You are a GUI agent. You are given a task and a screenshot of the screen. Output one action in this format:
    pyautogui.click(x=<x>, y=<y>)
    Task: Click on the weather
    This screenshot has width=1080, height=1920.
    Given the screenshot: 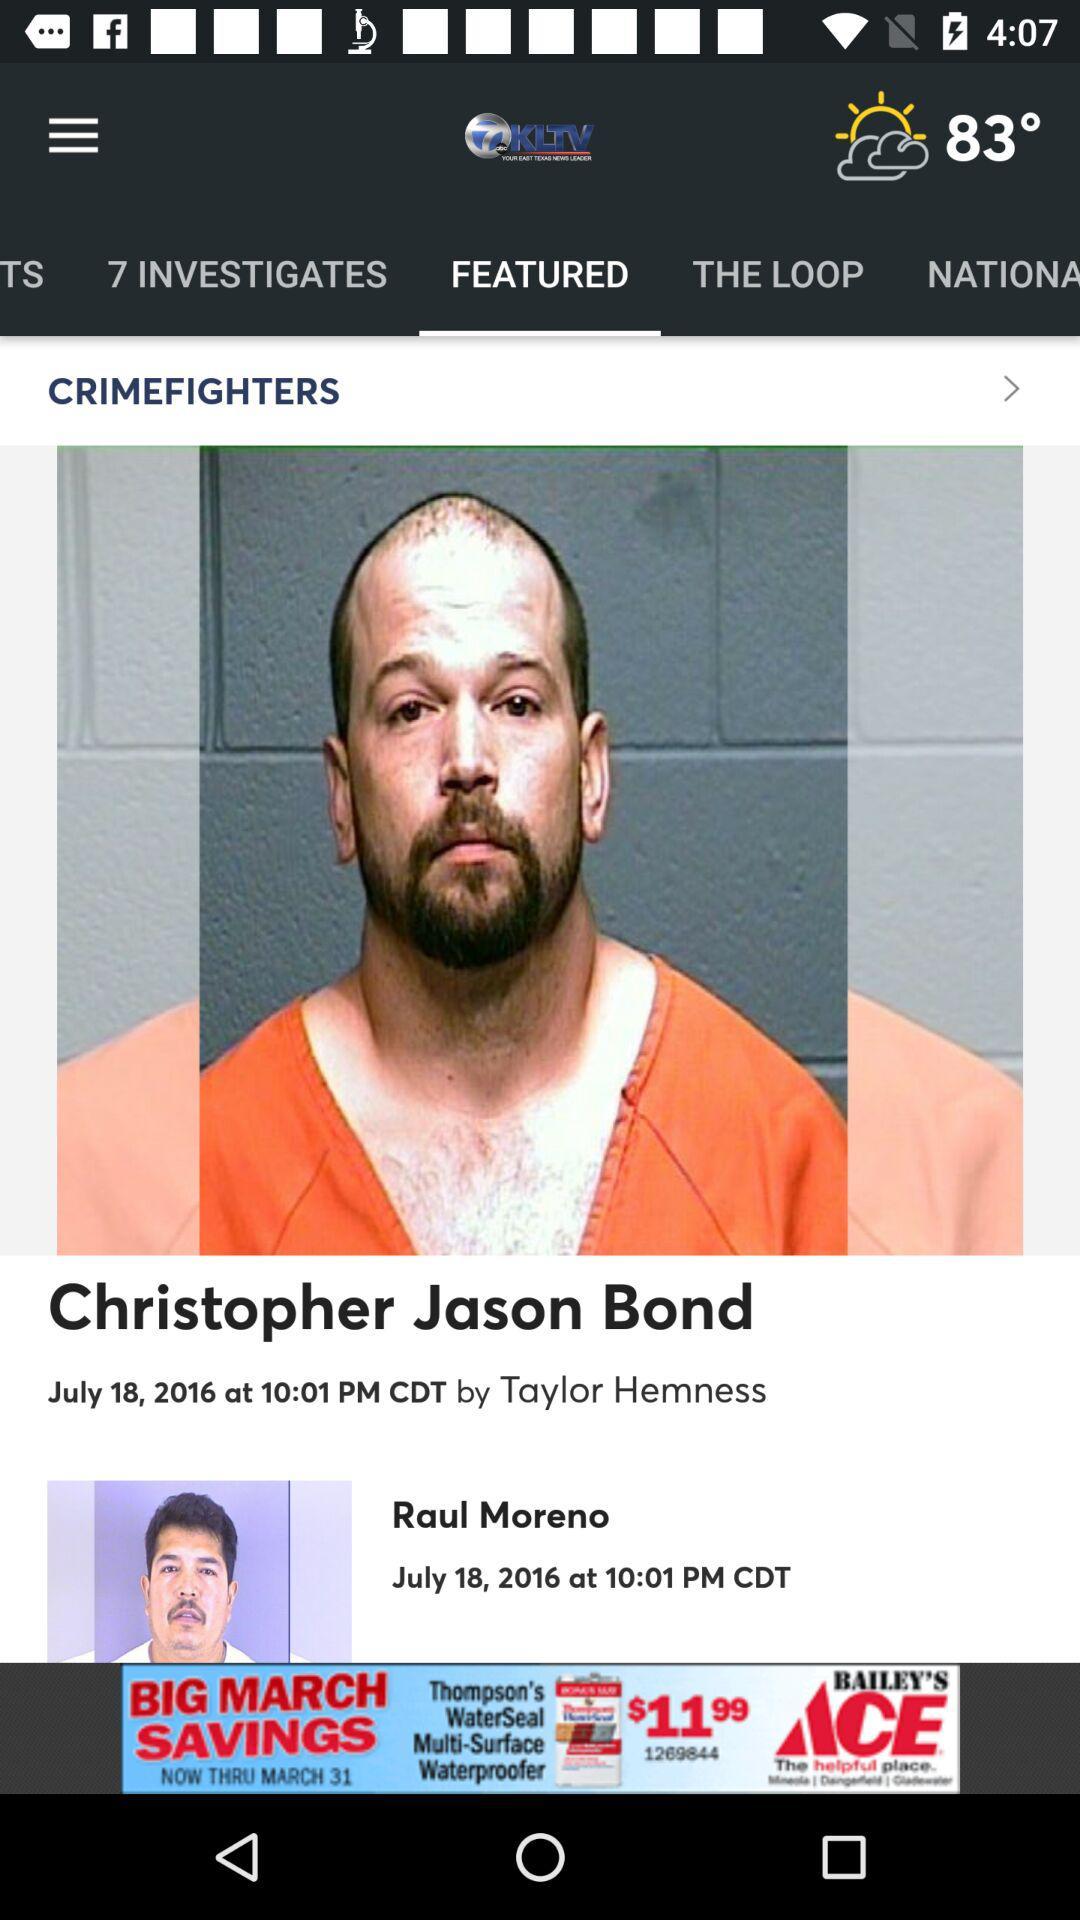 What is the action you would take?
    pyautogui.click(x=880, y=135)
    